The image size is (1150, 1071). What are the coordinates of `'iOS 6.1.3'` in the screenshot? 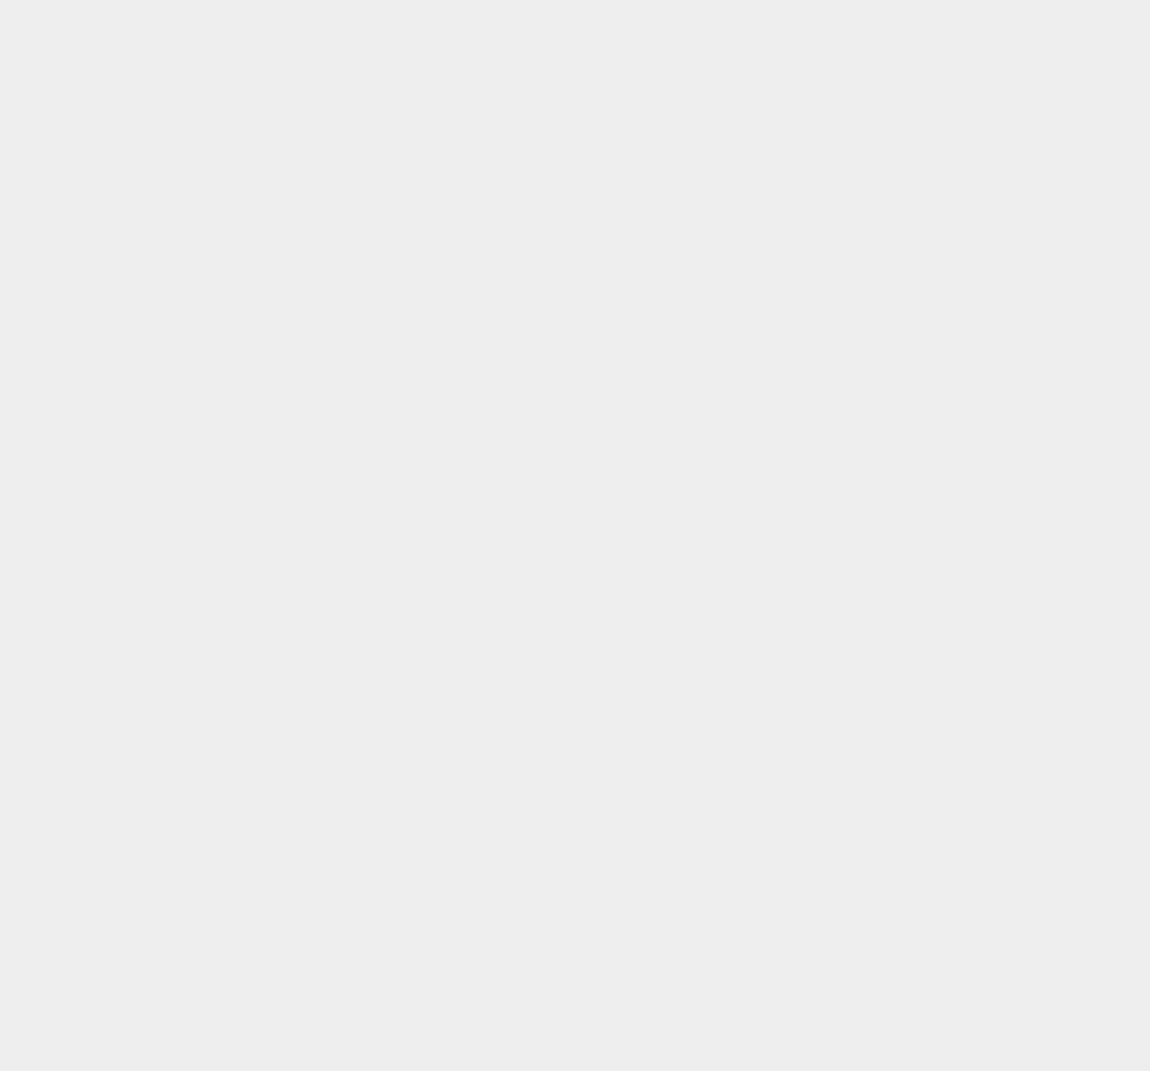 It's located at (839, 260).